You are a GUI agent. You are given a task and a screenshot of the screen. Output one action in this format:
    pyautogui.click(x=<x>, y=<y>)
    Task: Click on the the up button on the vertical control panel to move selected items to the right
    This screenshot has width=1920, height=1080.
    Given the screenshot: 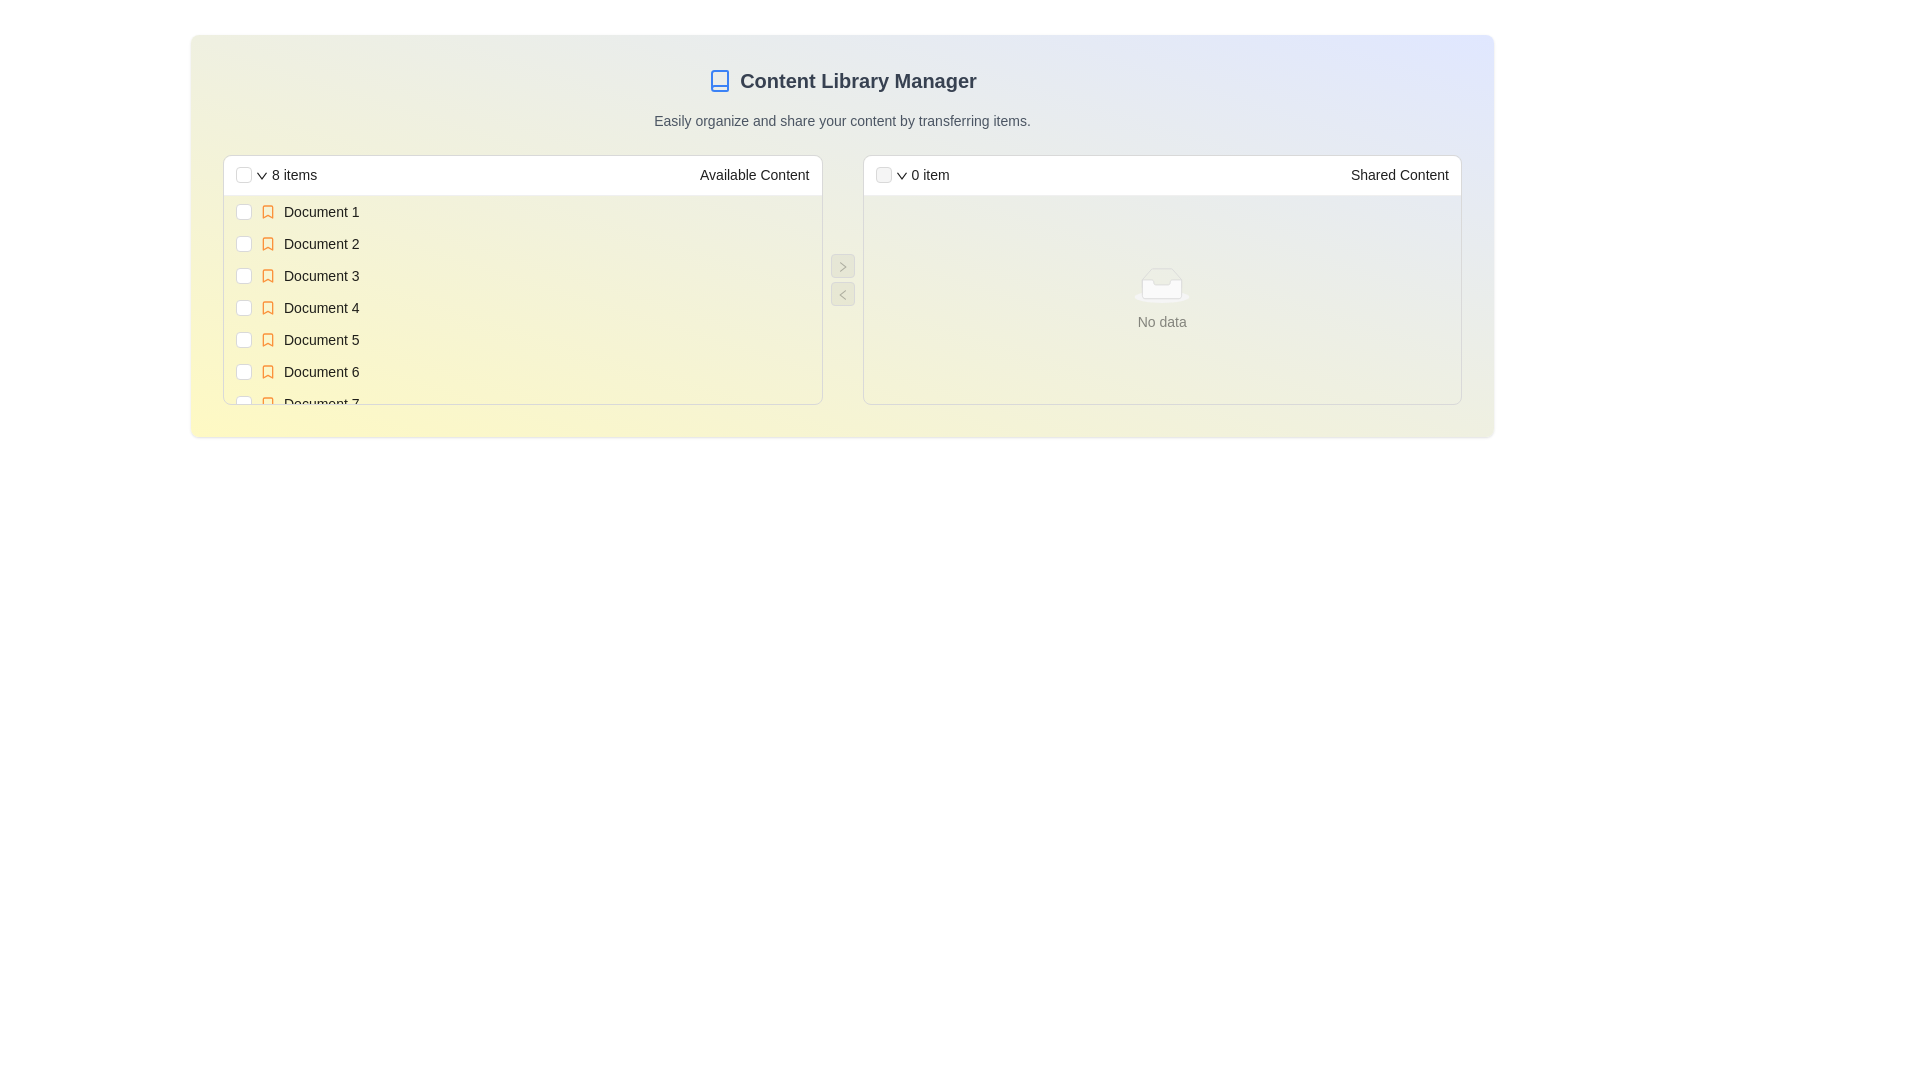 What is the action you would take?
    pyautogui.click(x=842, y=280)
    